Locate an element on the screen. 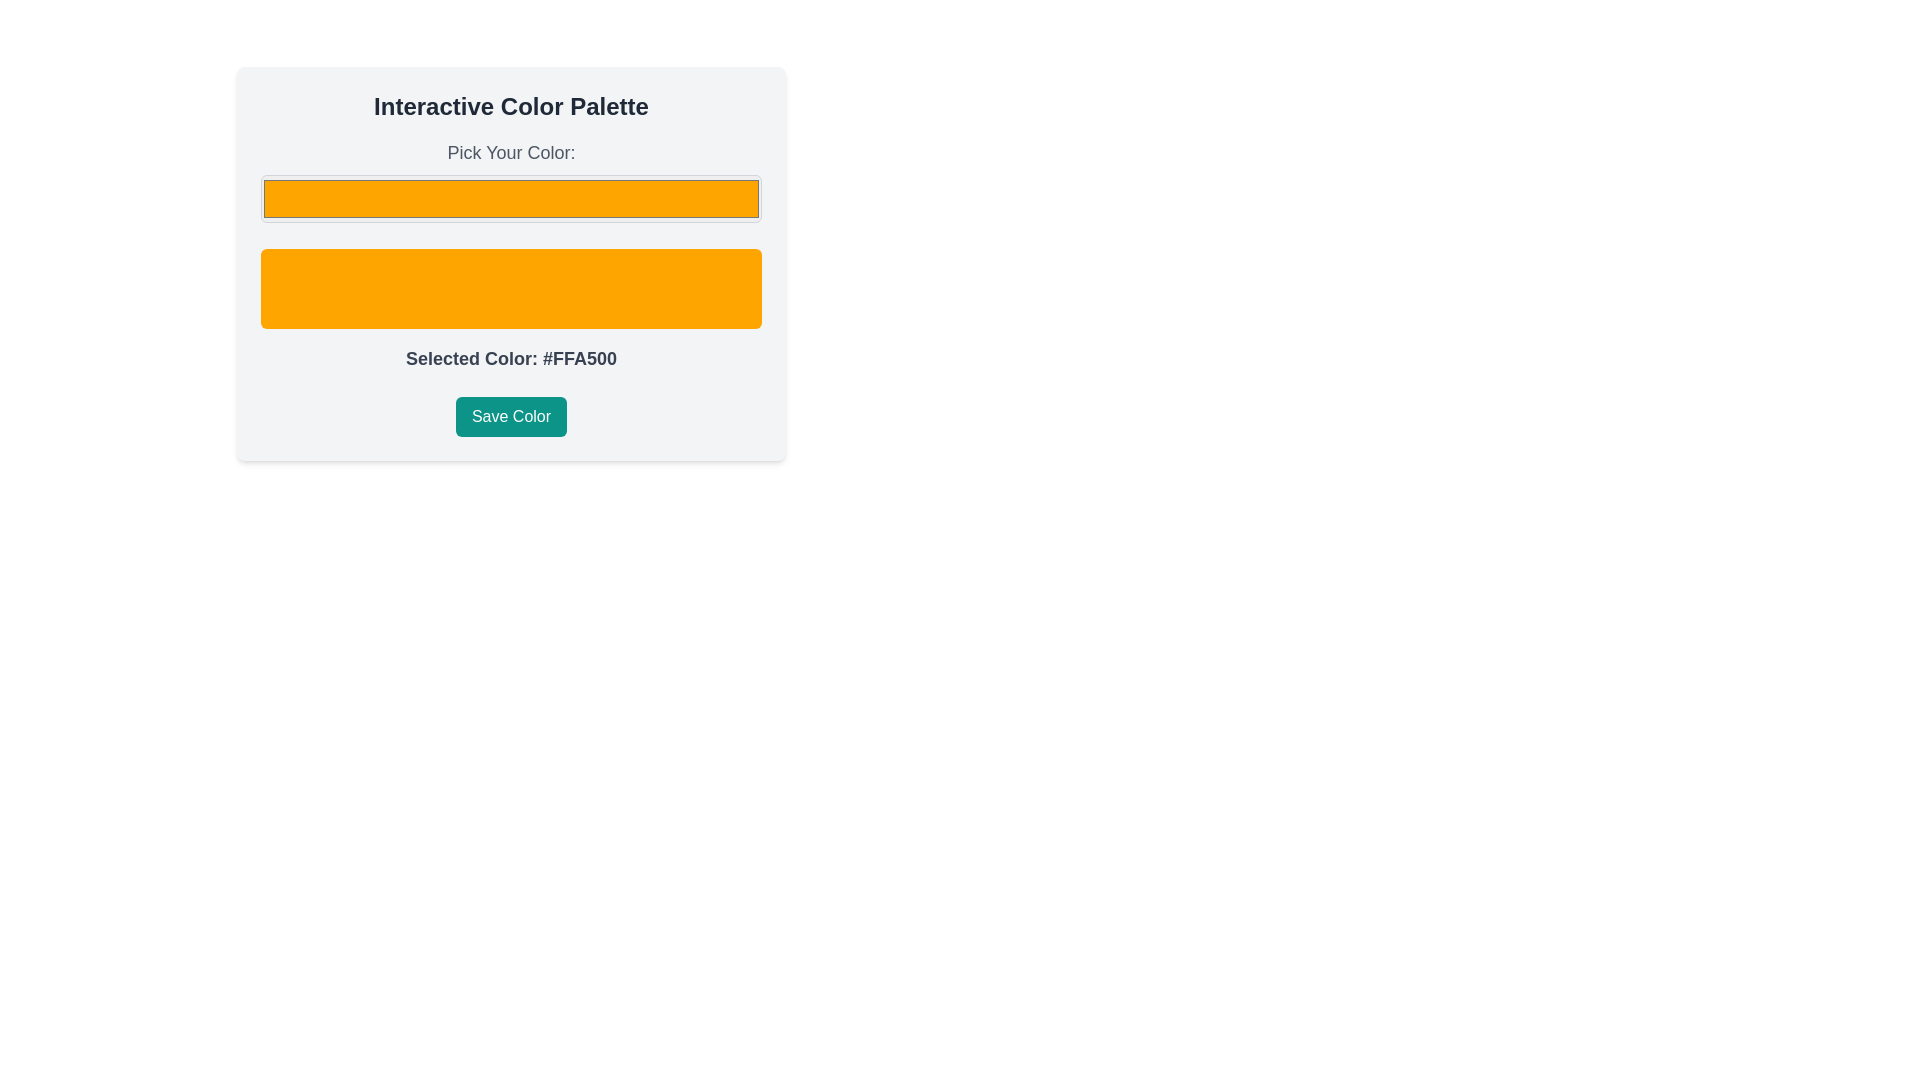  the text display that shows the currently selected color's hexadecimal code, positioned below the color preview box and above the 'Save Color' button is located at coordinates (511, 357).